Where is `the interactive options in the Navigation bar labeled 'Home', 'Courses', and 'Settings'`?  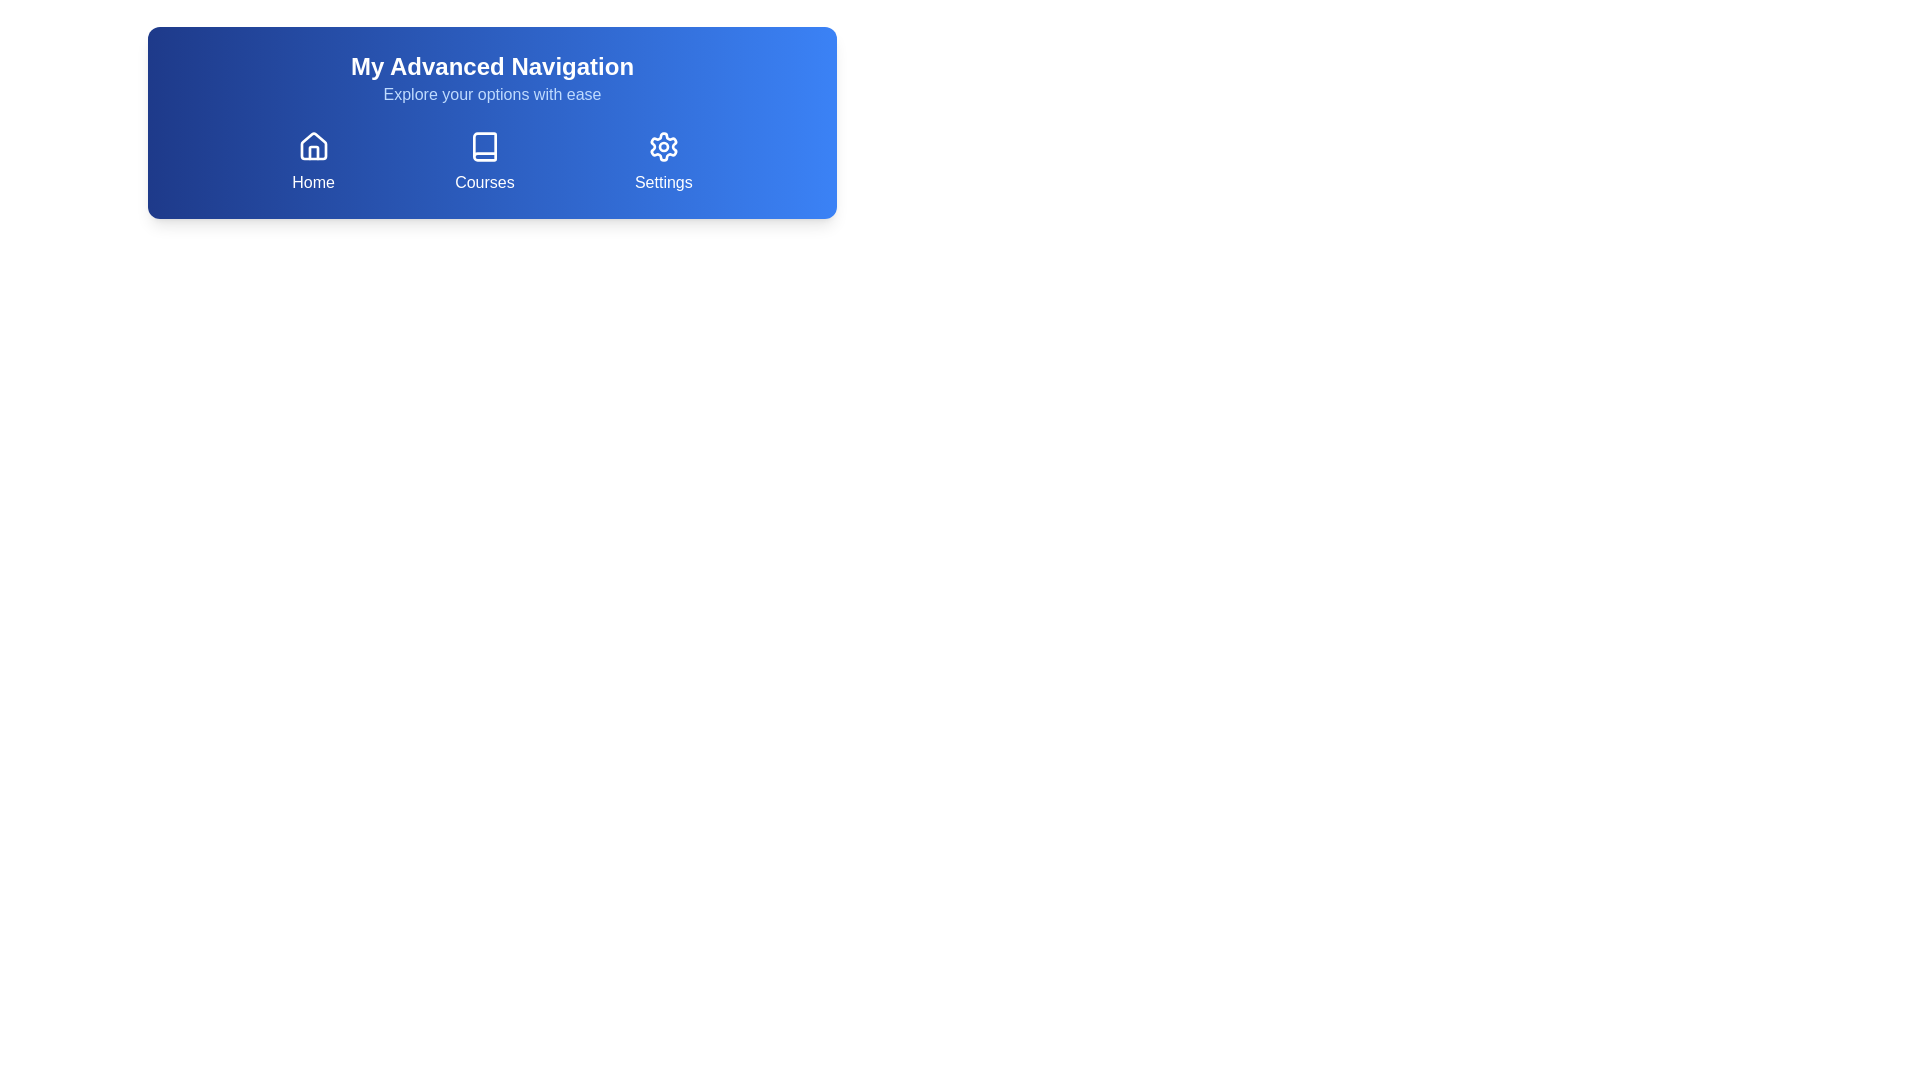 the interactive options in the Navigation bar labeled 'Home', 'Courses', and 'Settings' is located at coordinates (492, 123).